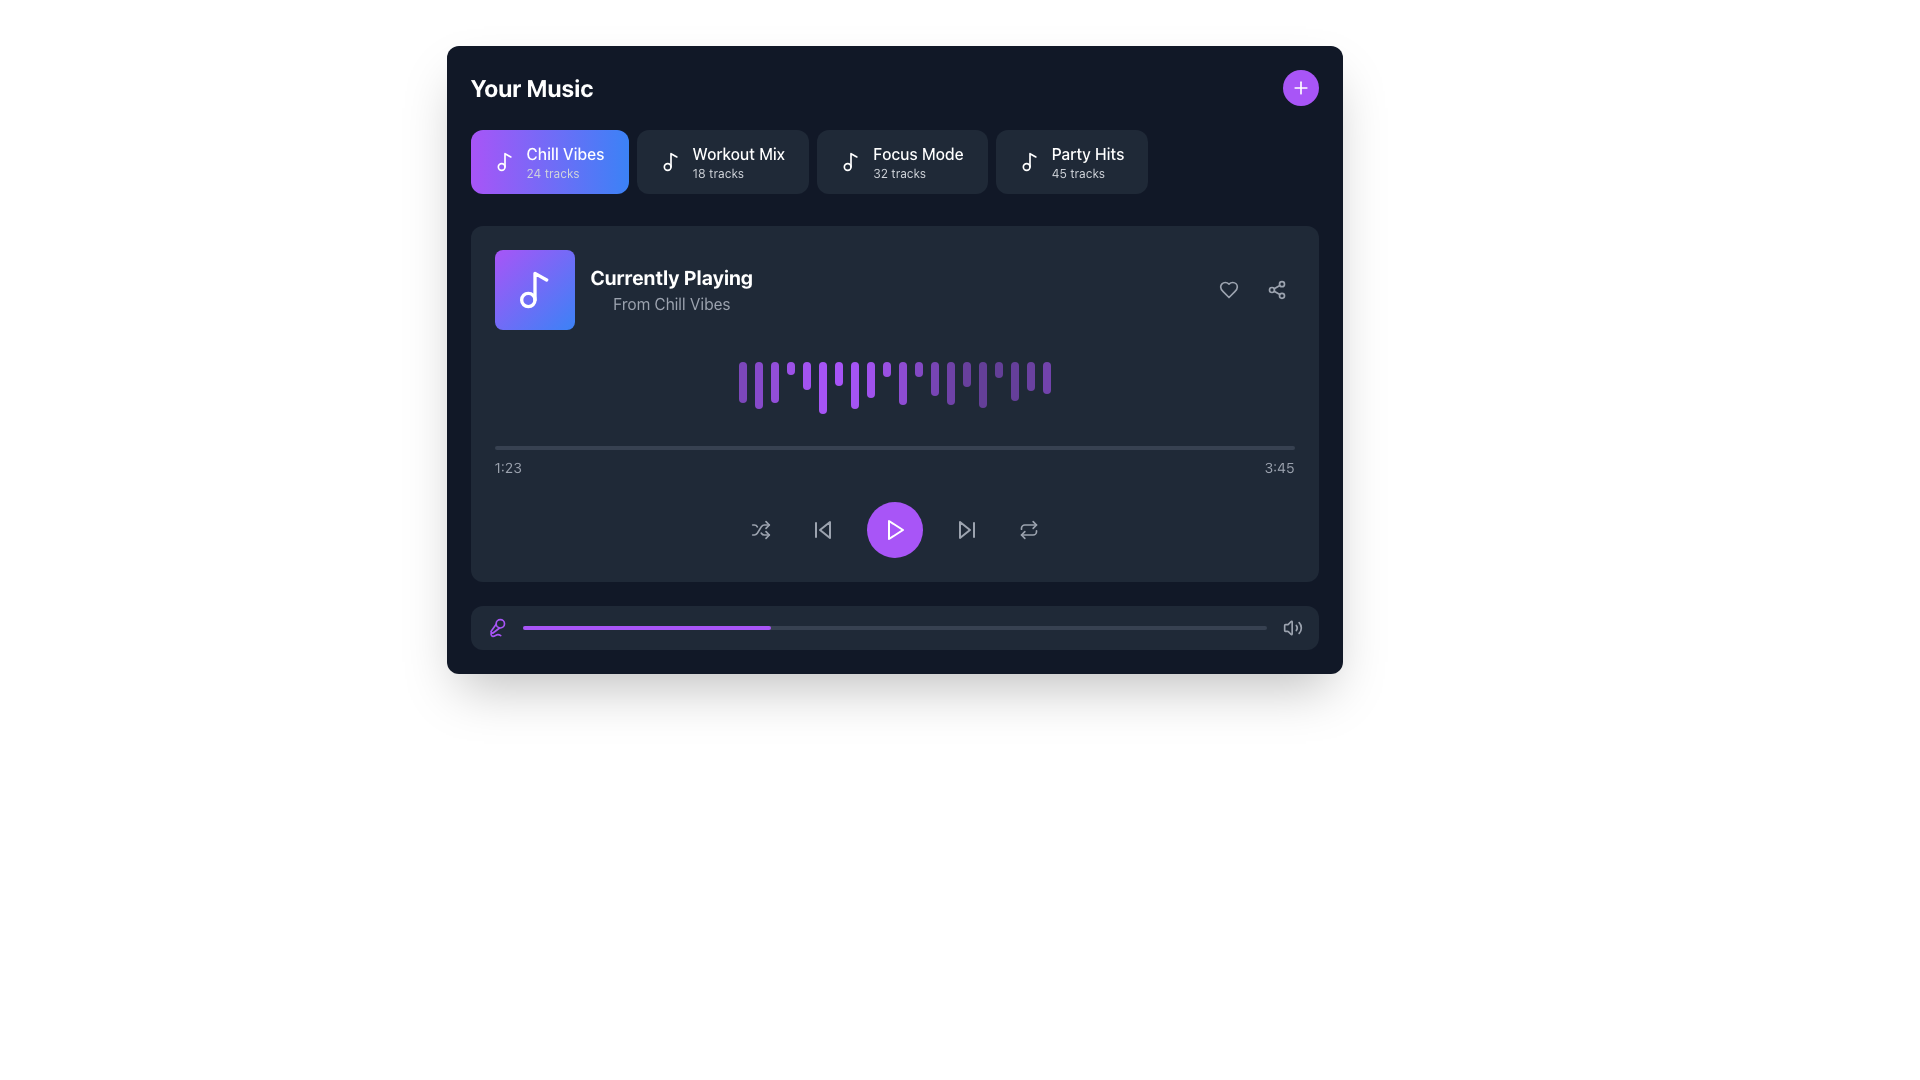 The width and height of the screenshot is (1920, 1080). I want to click on the music progress bar, so click(625, 627).